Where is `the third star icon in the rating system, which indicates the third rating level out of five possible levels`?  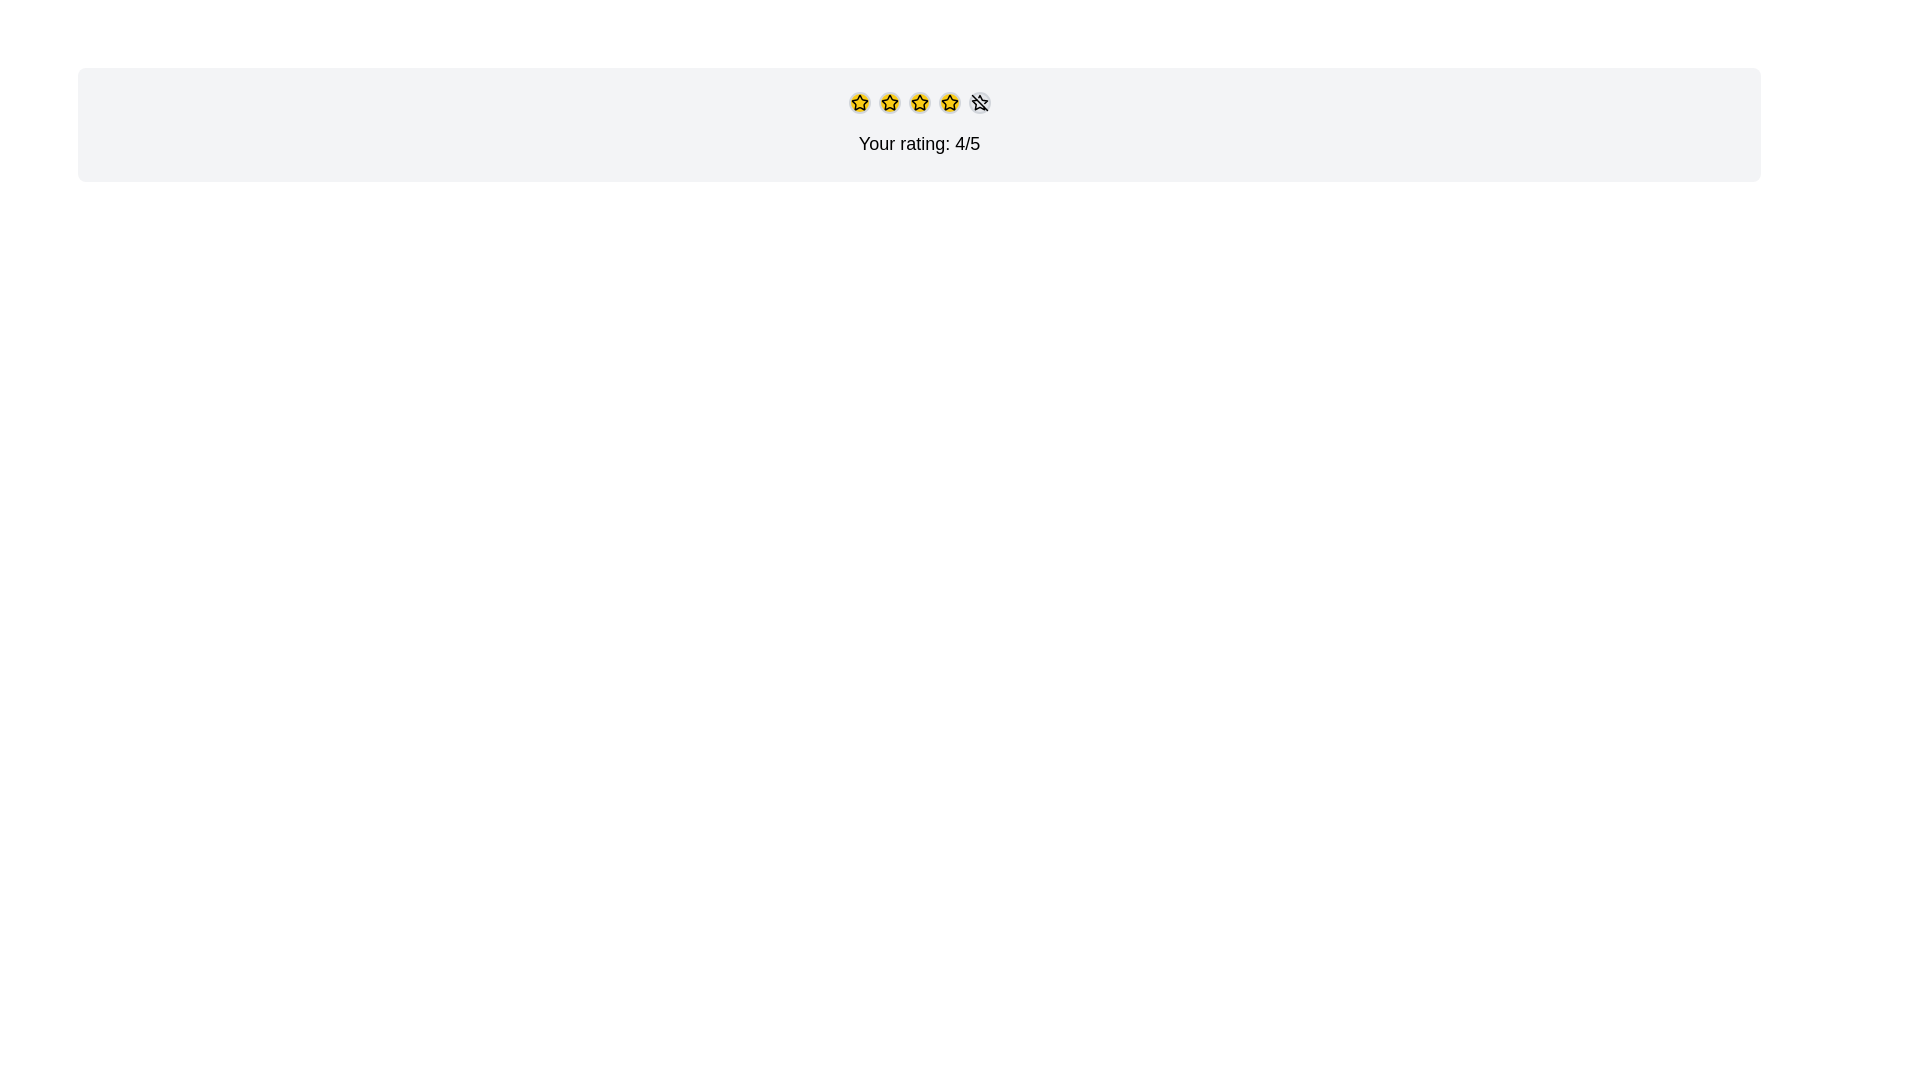 the third star icon in the rating system, which indicates the third rating level out of five possible levels is located at coordinates (918, 103).